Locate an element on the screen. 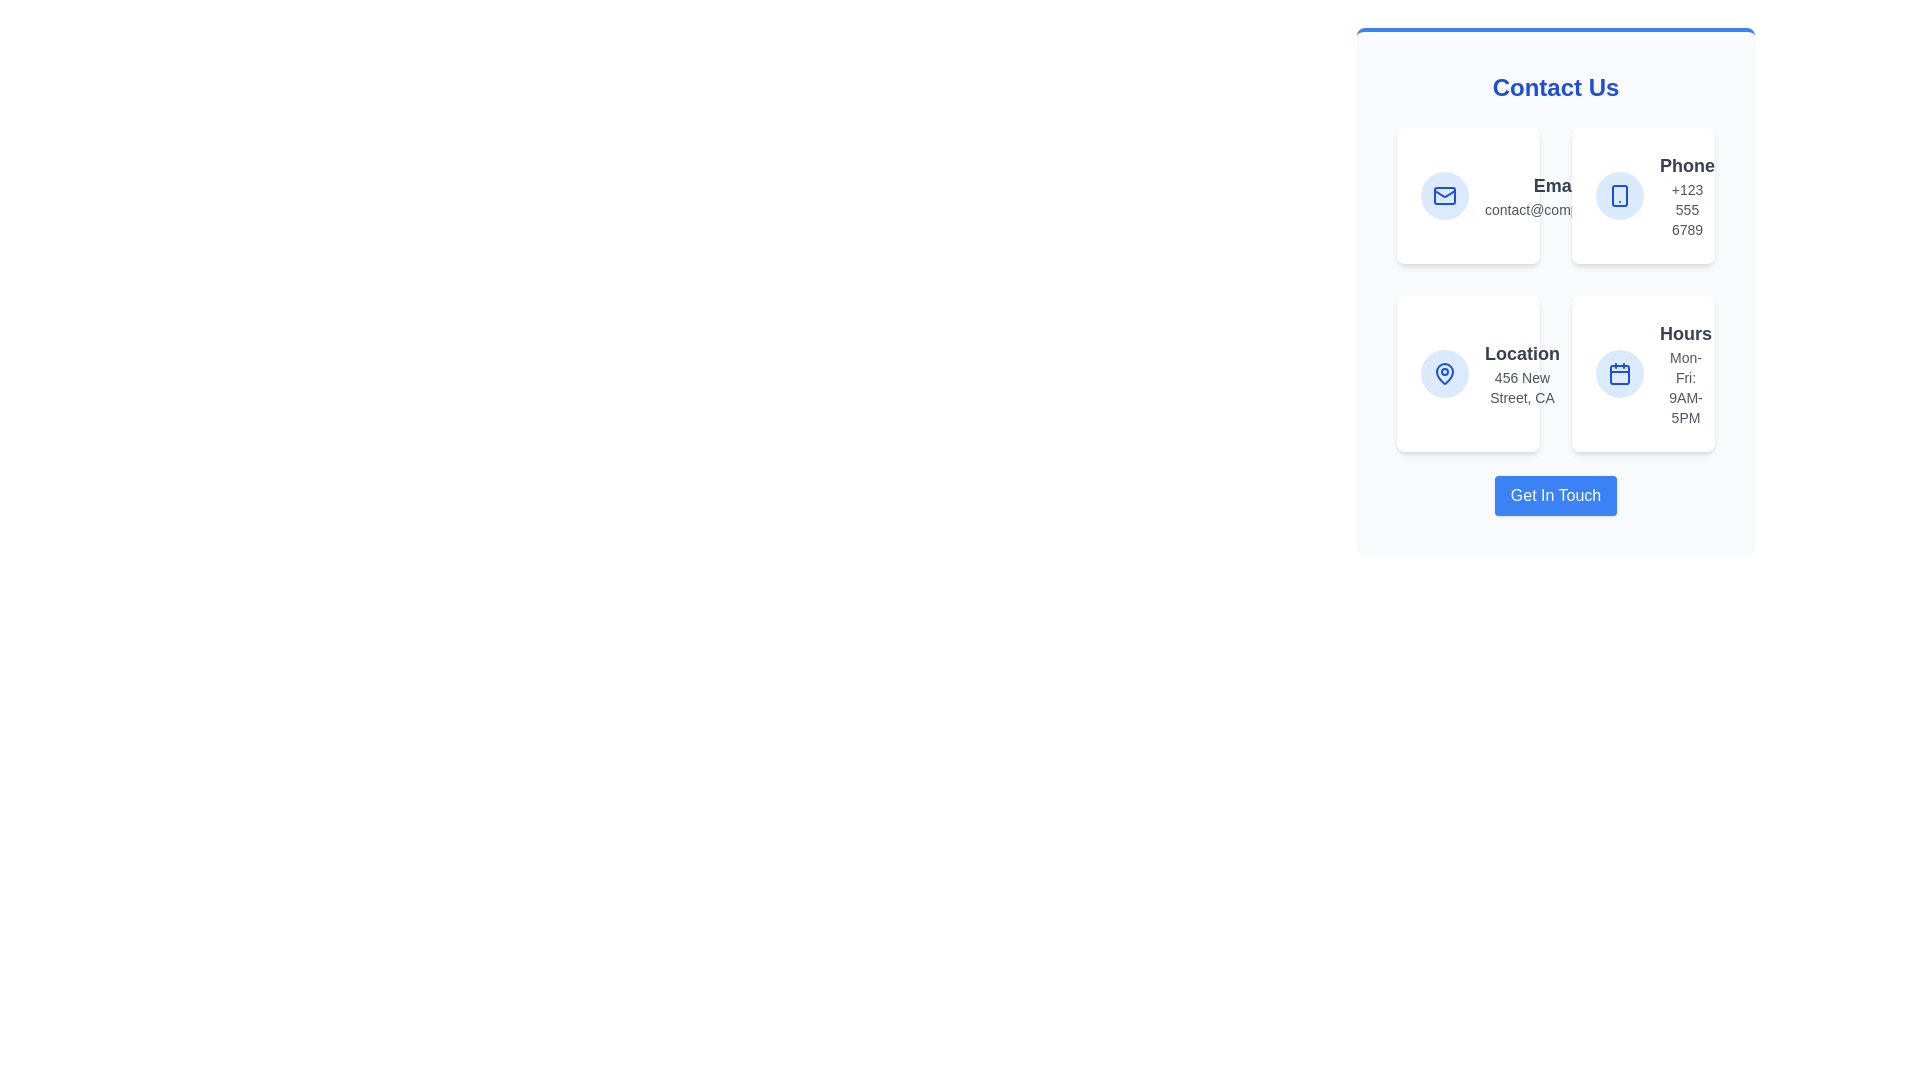  information displayed in the text label showing the phone number '+123 555 6789' located below the 'Phone' label in the contact card is located at coordinates (1686, 209).